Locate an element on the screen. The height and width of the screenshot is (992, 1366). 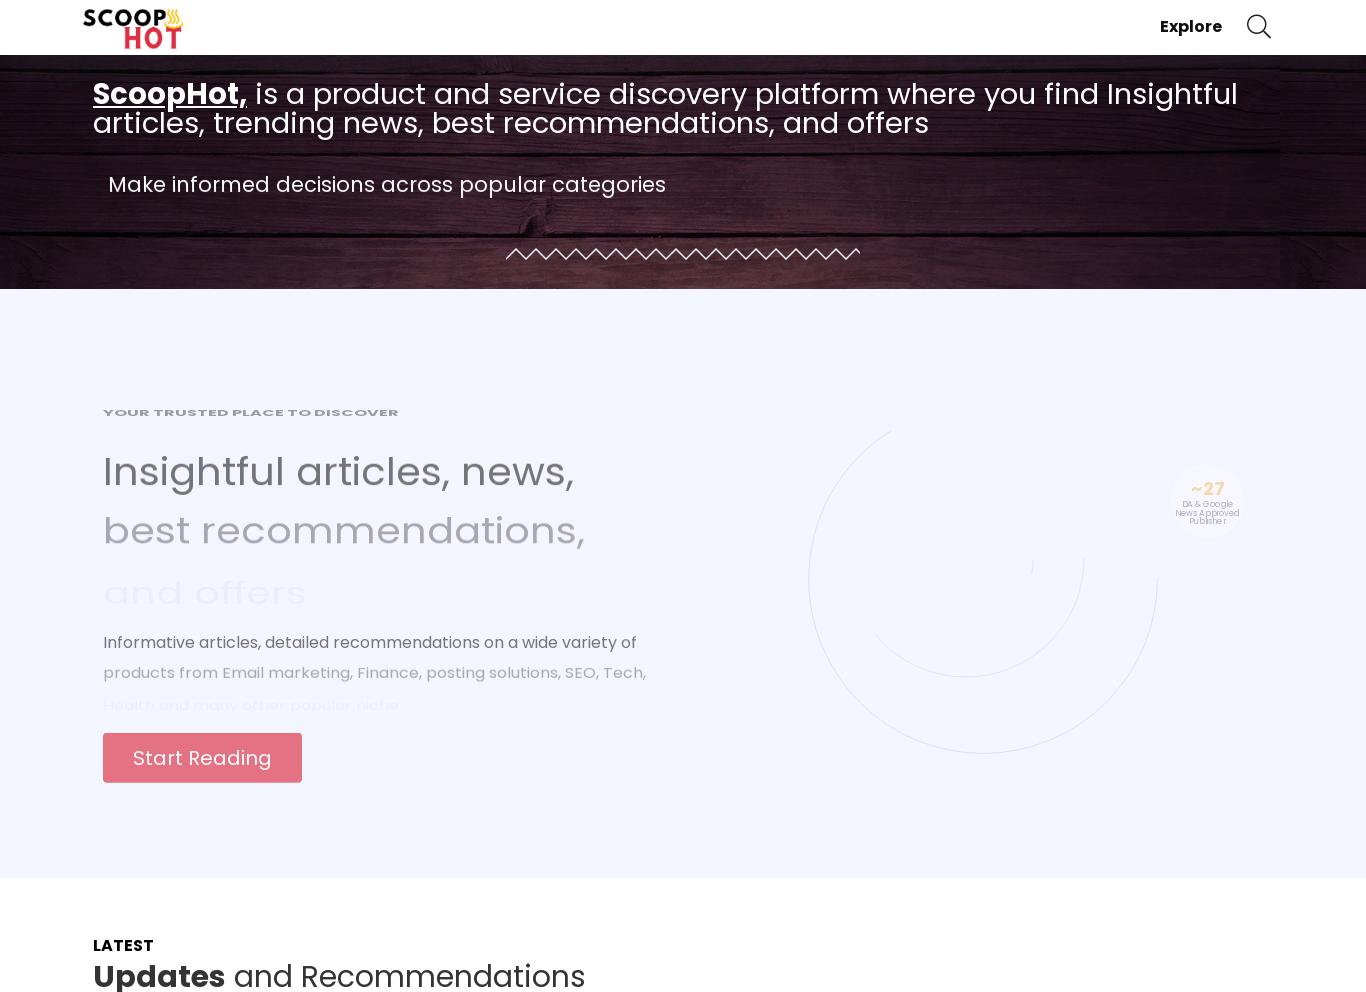
'~' is located at coordinates (1188, 480).